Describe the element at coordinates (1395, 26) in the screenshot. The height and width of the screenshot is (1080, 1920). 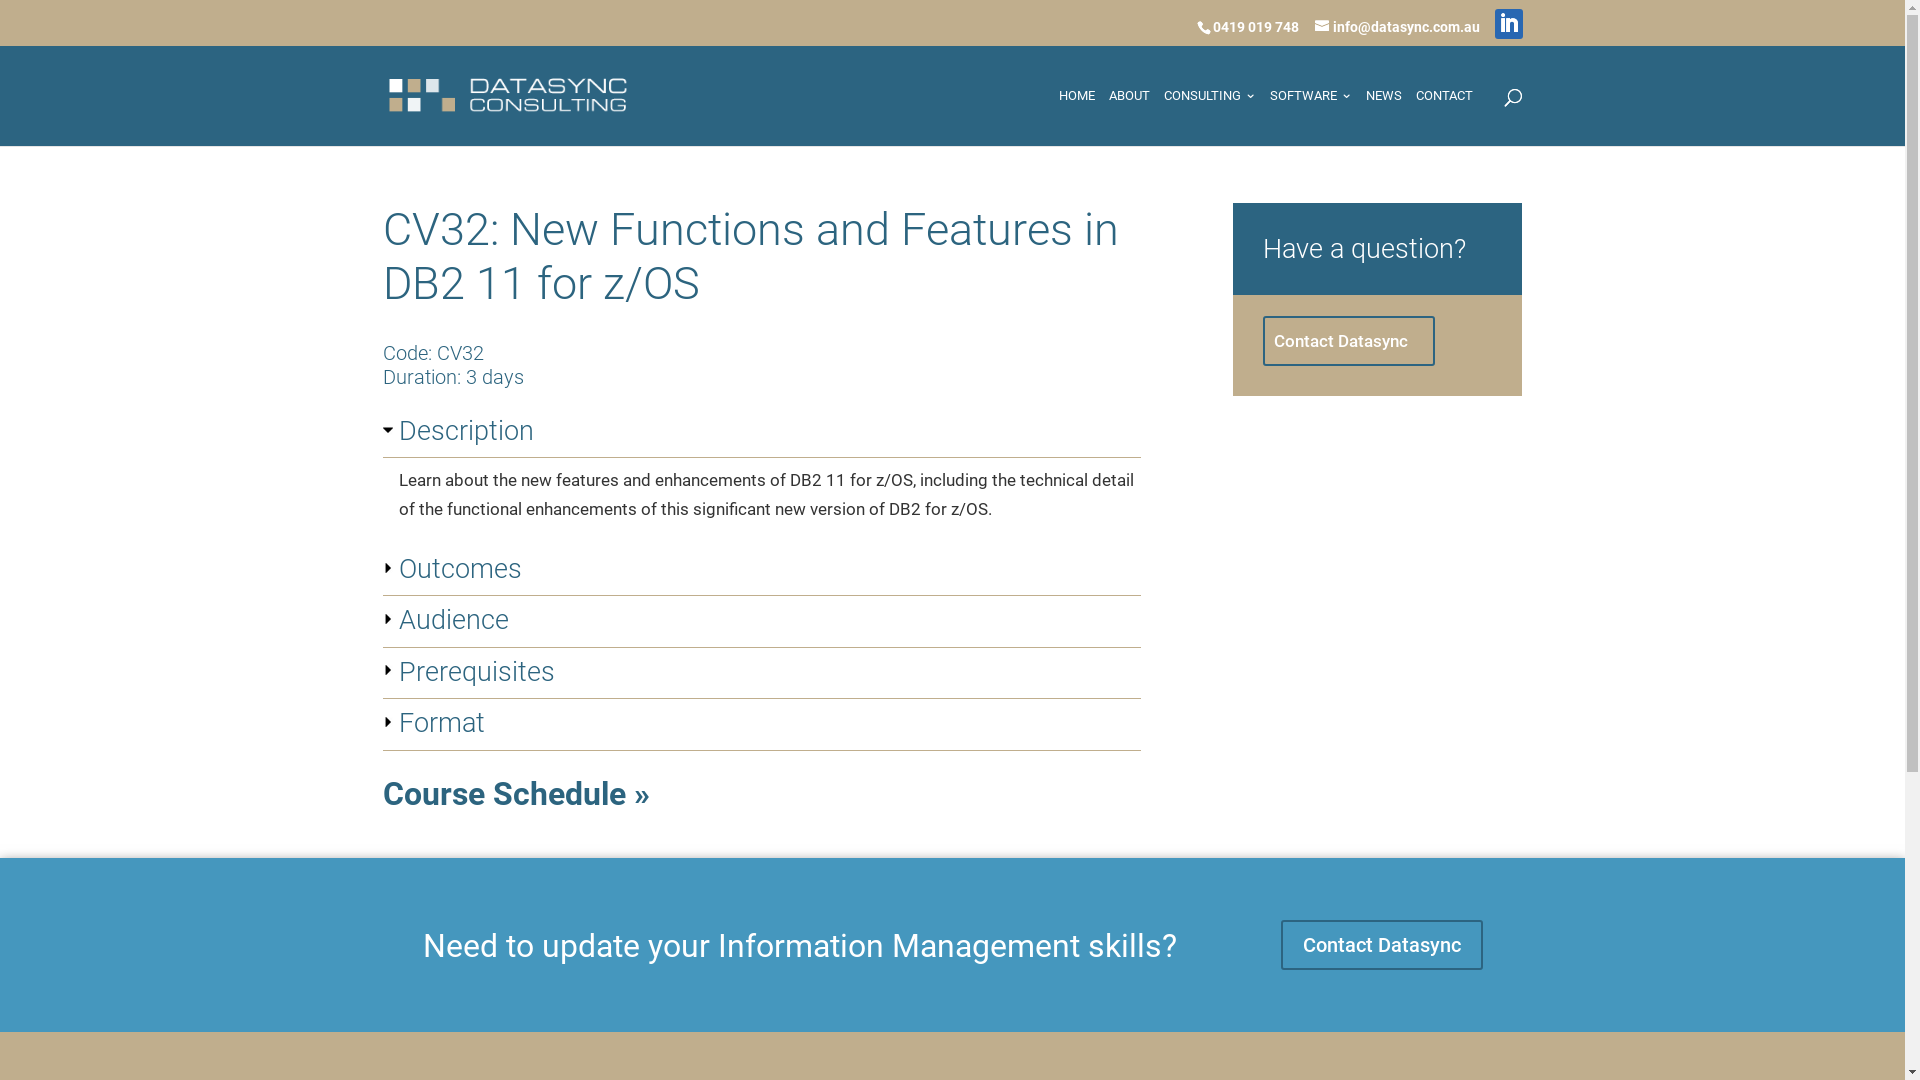
I see `'info@datasync.com.au'` at that location.